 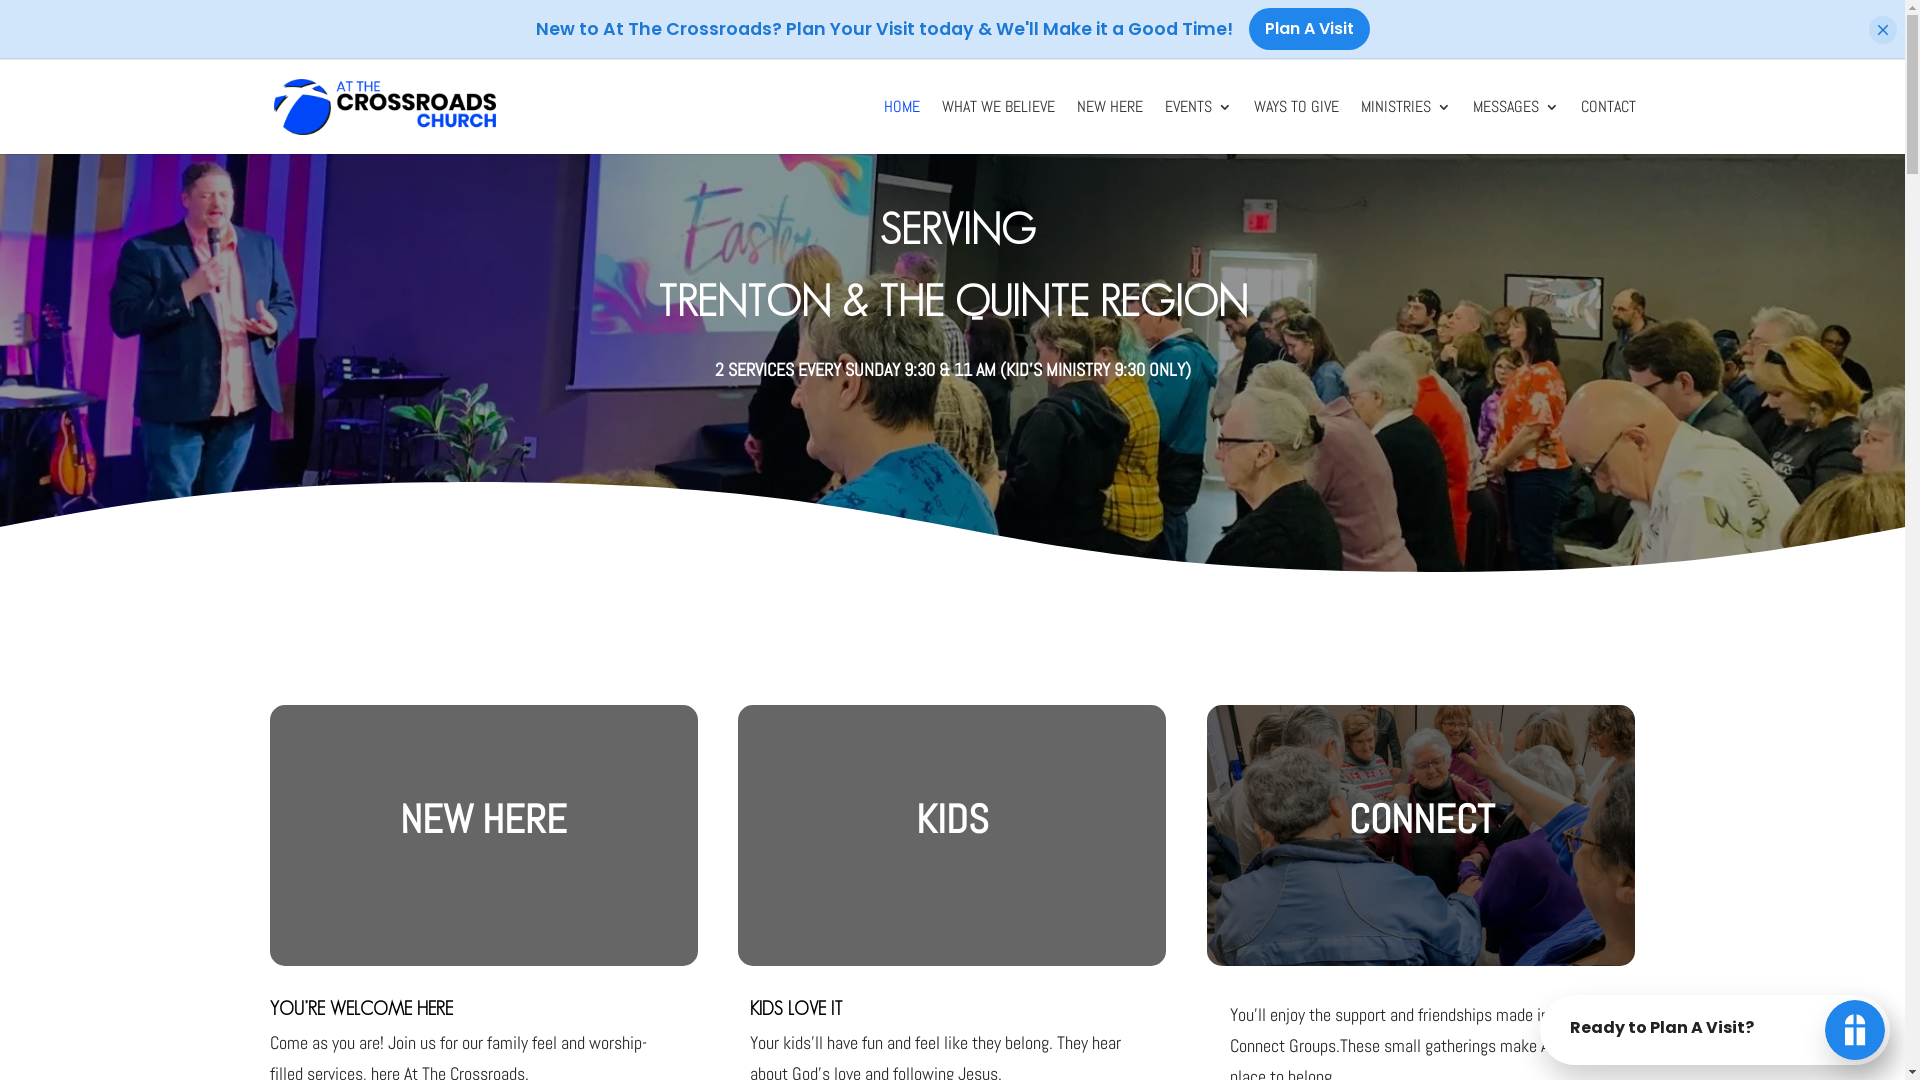 What do you see at coordinates (1404, 127) in the screenshot?
I see `'MINISTRIES'` at bounding box center [1404, 127].